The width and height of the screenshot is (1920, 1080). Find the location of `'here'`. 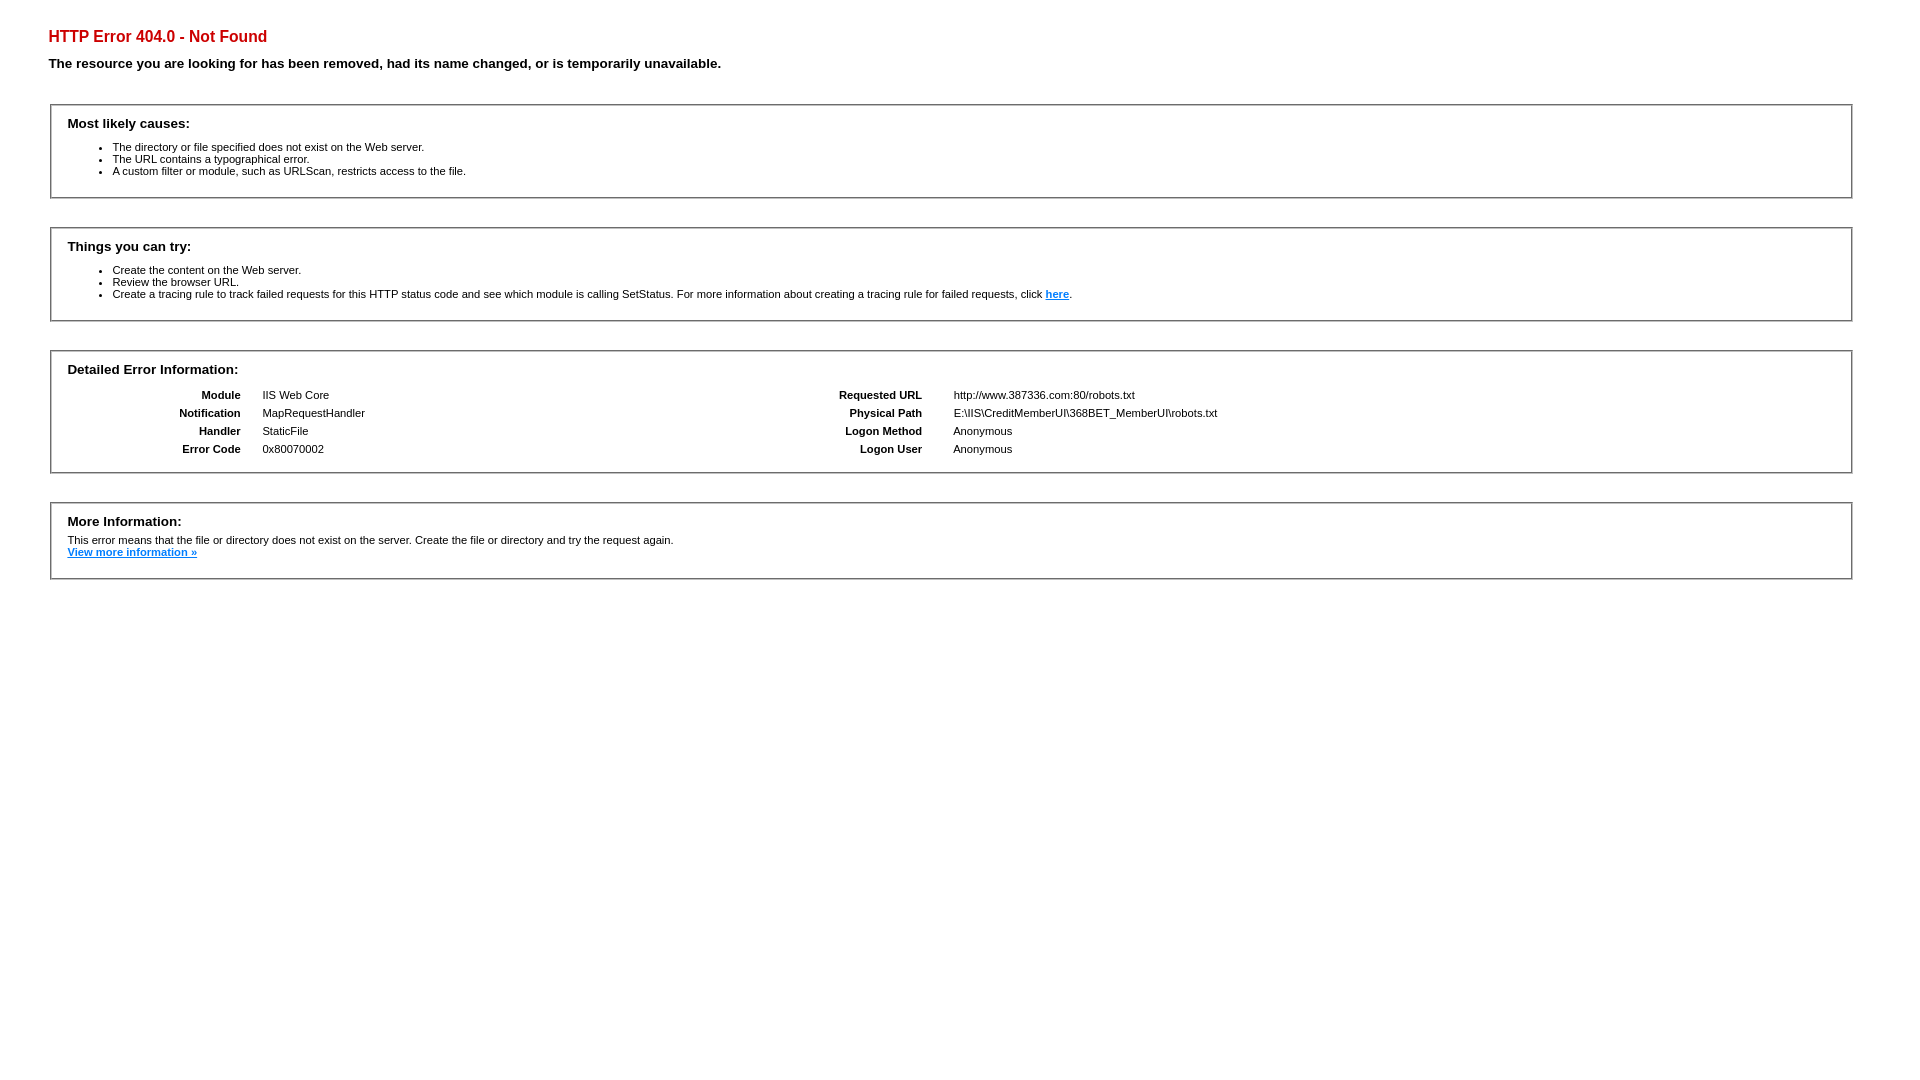

'here' is located at coordinates (1045, 293).